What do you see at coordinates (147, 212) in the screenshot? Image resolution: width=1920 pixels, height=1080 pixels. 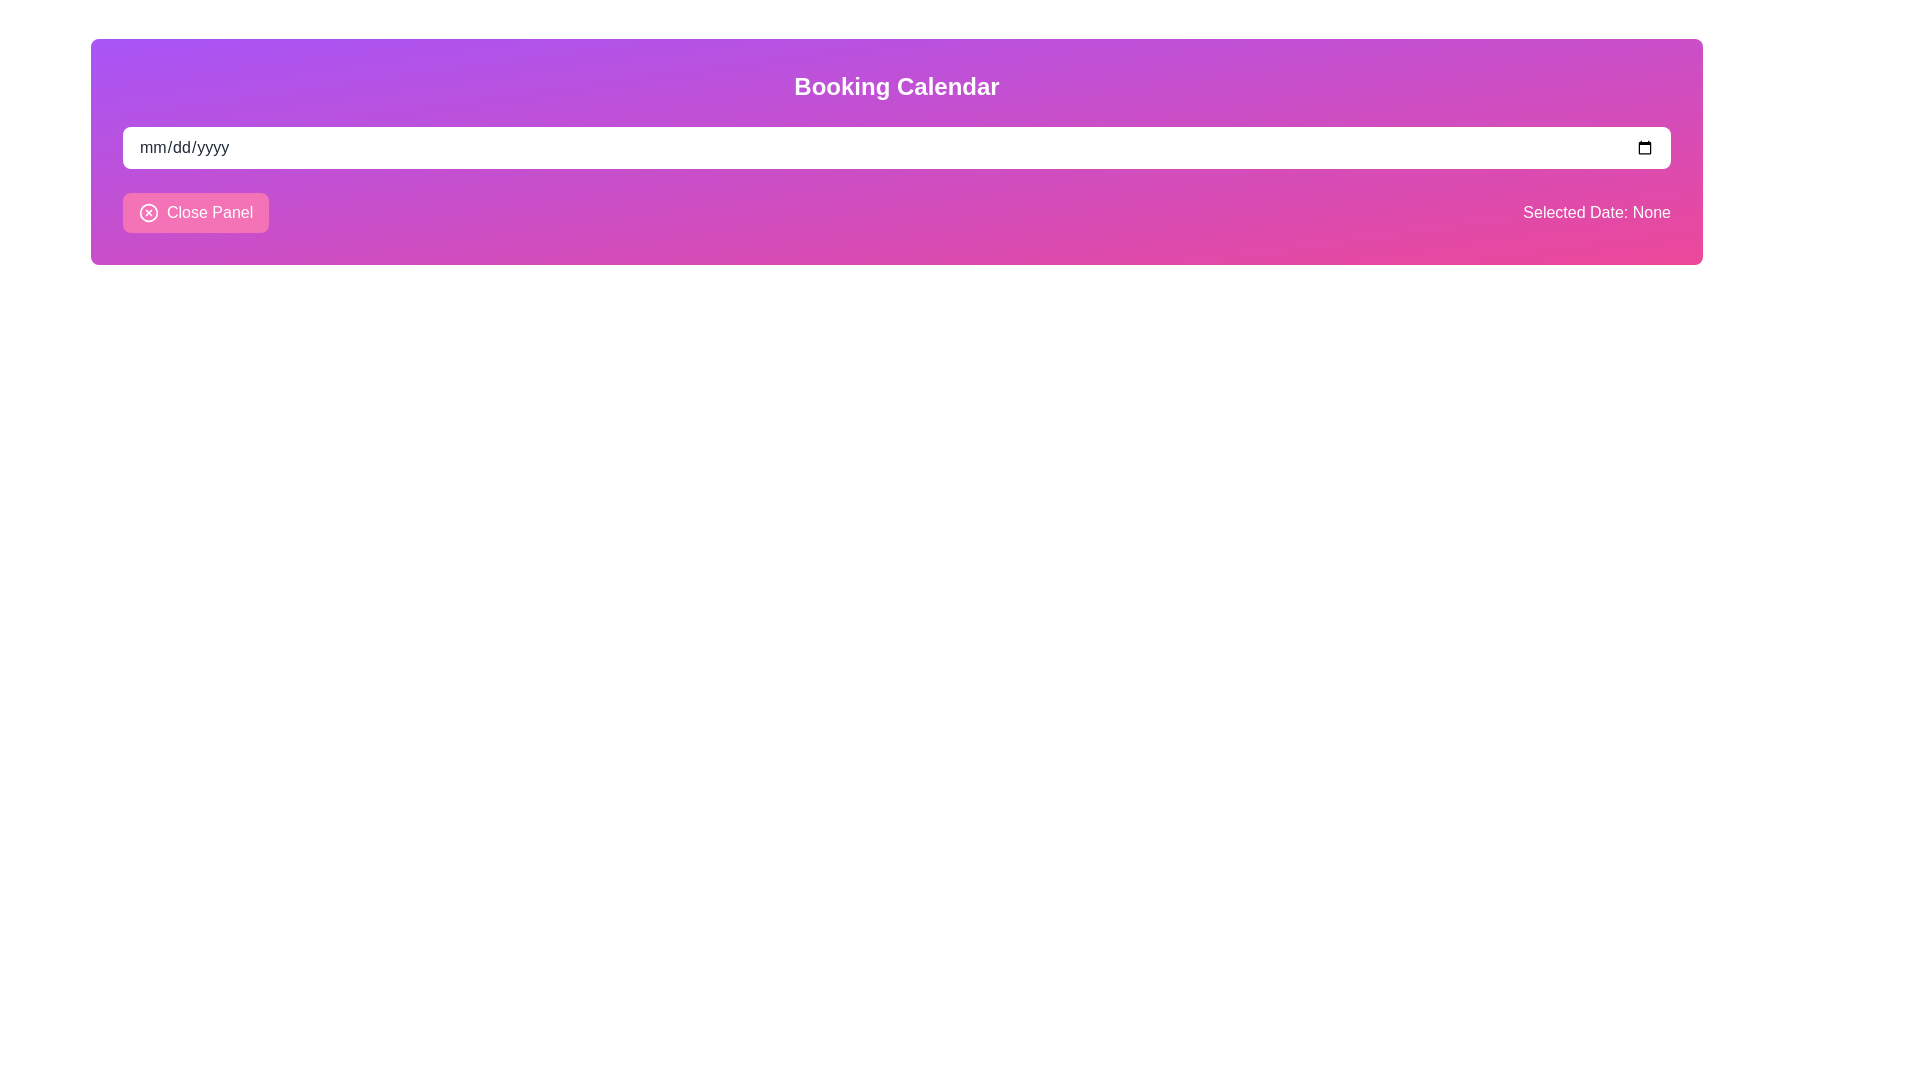 I see `the decorative icon embedded within the 'Close Panel' button located near the bottom left corner of the UI` at bounding box center [147, 212].